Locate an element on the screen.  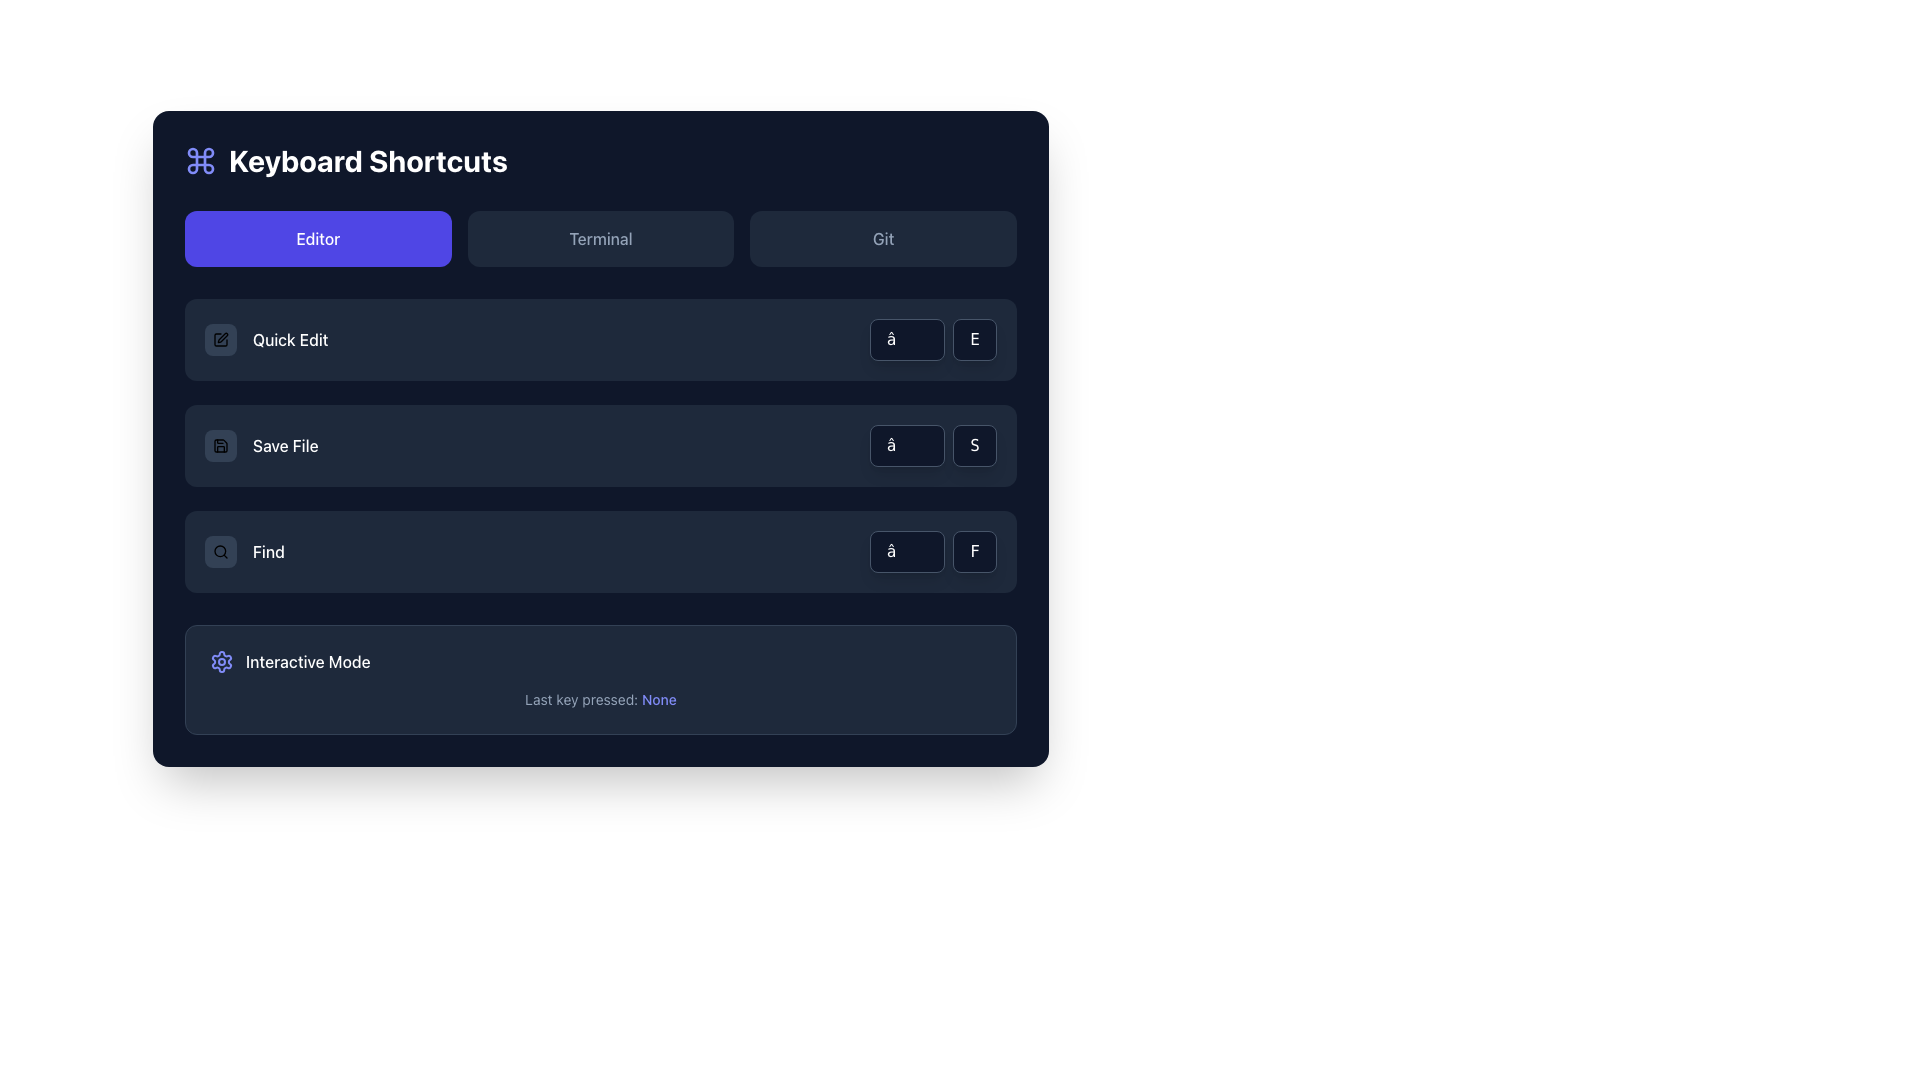
the text label displaying 'Last key pressed: None' located at the bottom of the 'Interactive Mode' section is located at coordinates (599, 698).